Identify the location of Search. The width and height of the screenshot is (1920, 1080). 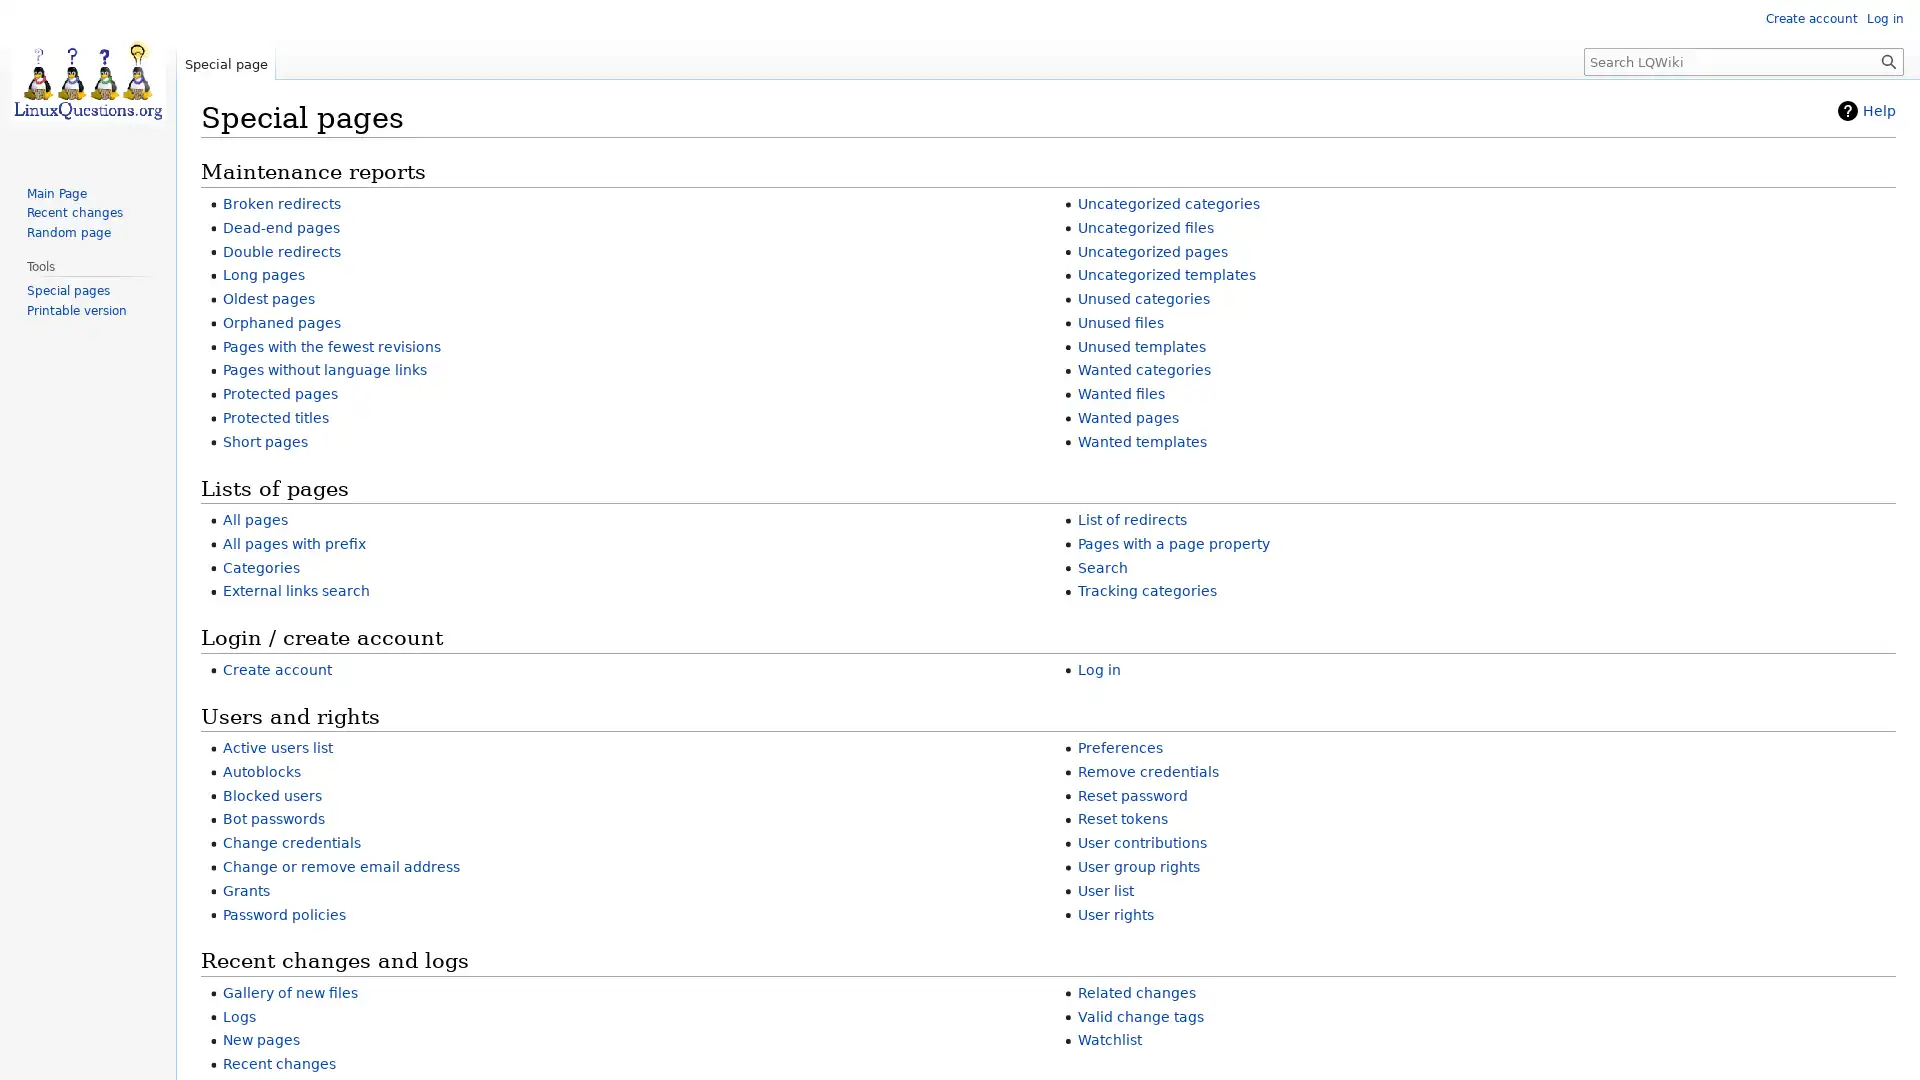
(1888, 60).